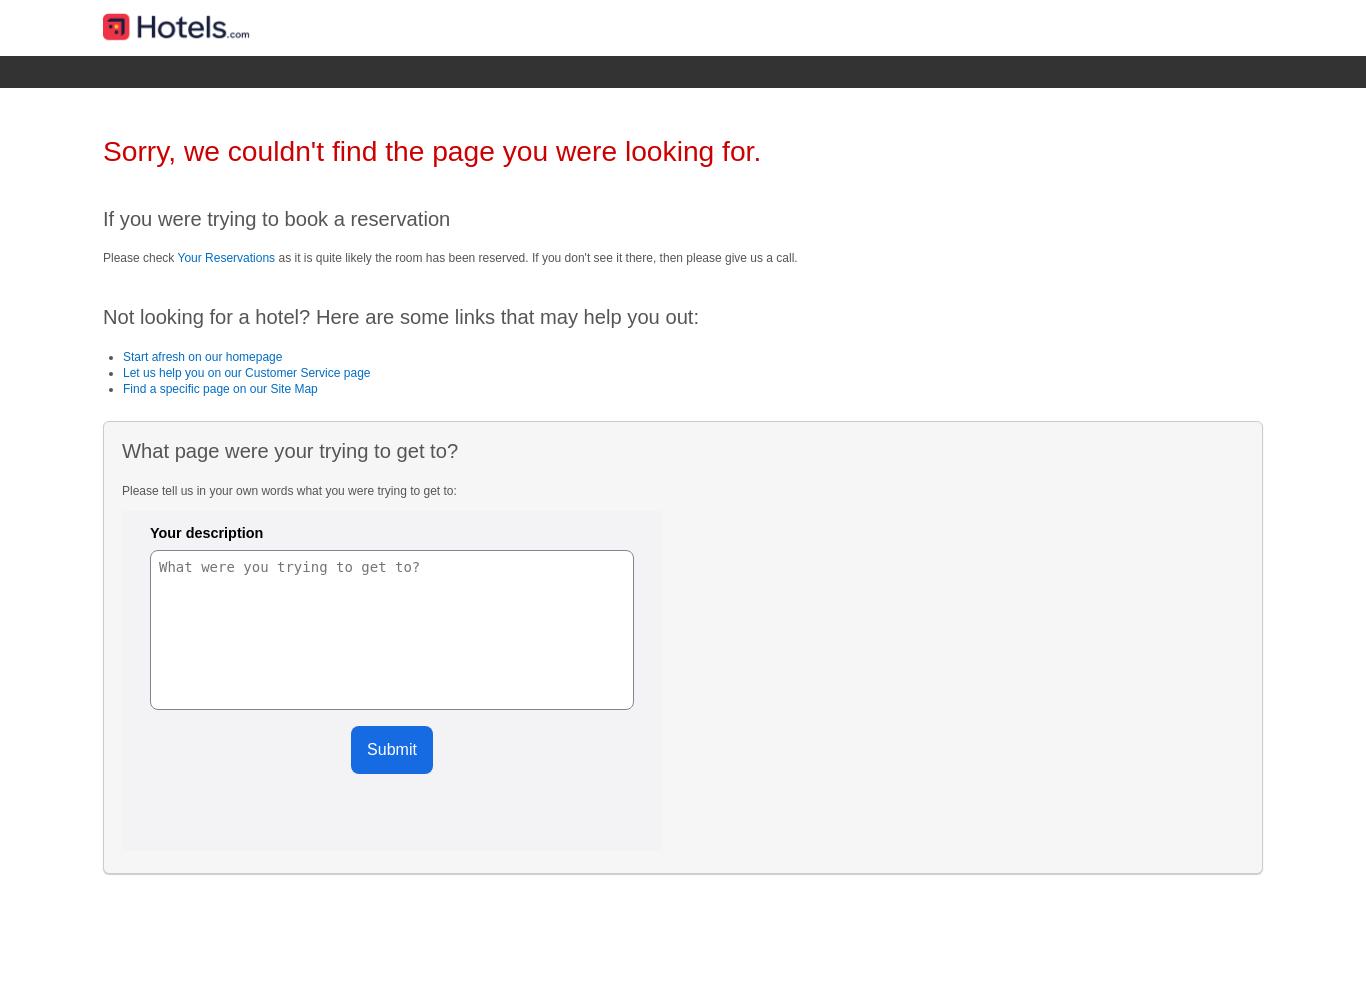 This screenshot has height=1000, width=1366. What do you see at coordinates (276, 217) in the screenshot?
I see `'If you were trying to book a reservation'` at bounding box center [276, 217].